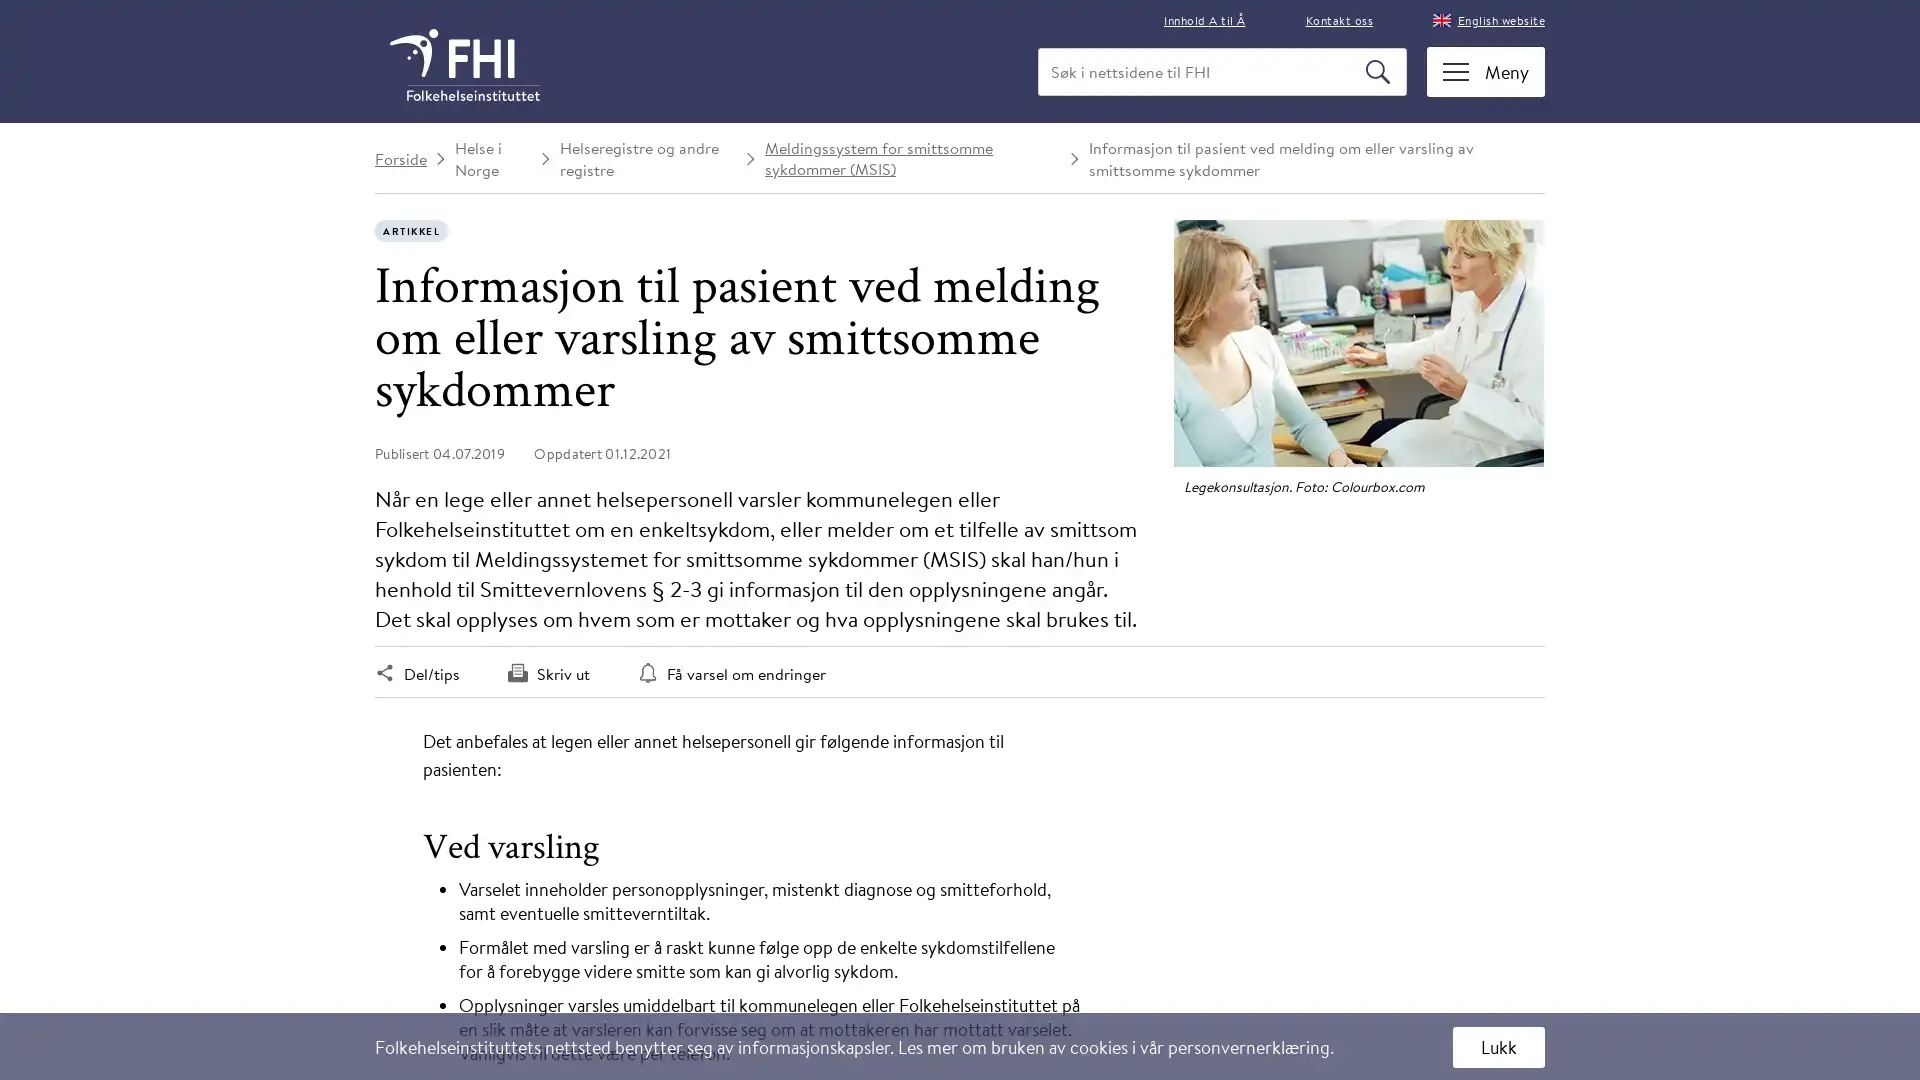 The image size is (1920, 1080). Describe the element at coordinates (730, 674) in the screenshot. I see `Fa varsel om endringer` at that location.